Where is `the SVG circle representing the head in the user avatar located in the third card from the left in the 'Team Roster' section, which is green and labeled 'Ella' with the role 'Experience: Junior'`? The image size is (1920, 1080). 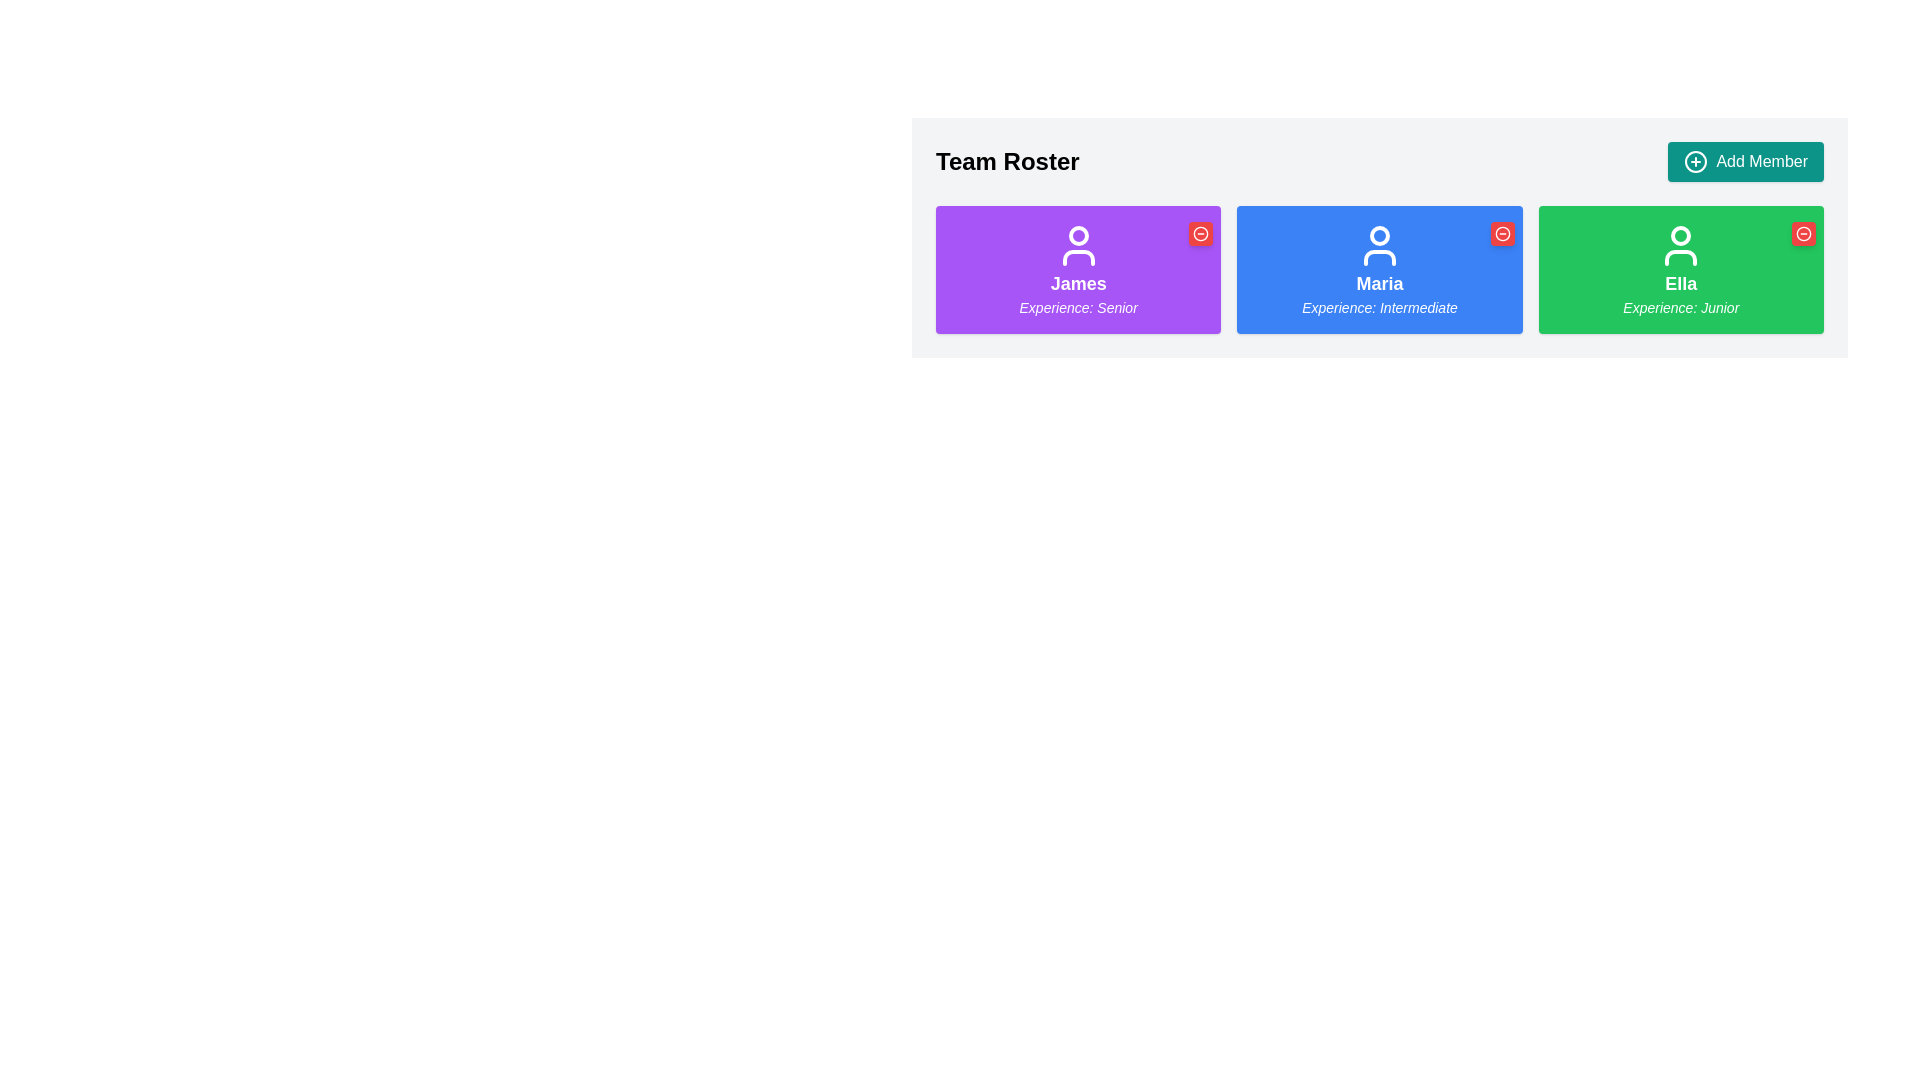 the SVG circle representing the head in the user avatar located in the third card from the left in the 'Team Roster' section, which is green and labeled 'Ella' with the role 'Experience: Junior' is located at coordinates (1680, 234).